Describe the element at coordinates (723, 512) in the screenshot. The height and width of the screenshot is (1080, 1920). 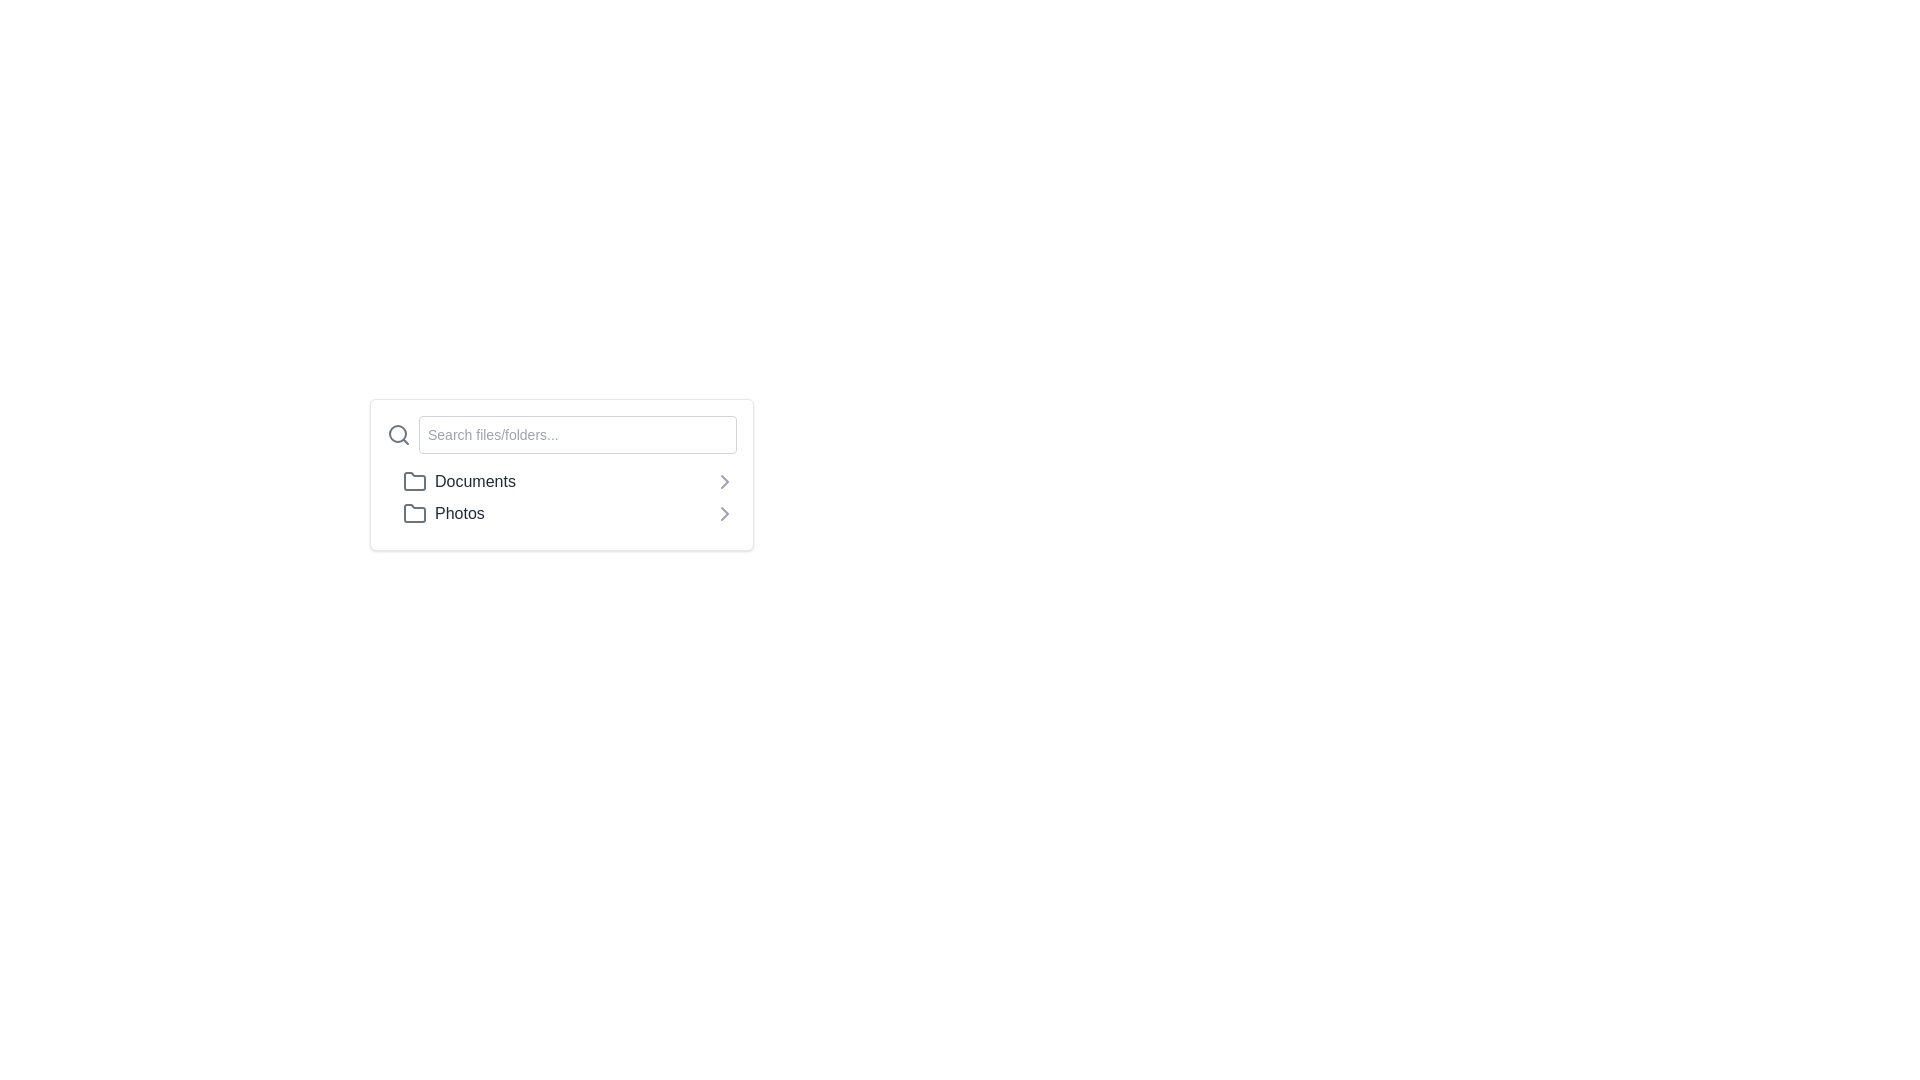
I see `the chevron icon located to the right of the 'Photos' text entry` at that location.